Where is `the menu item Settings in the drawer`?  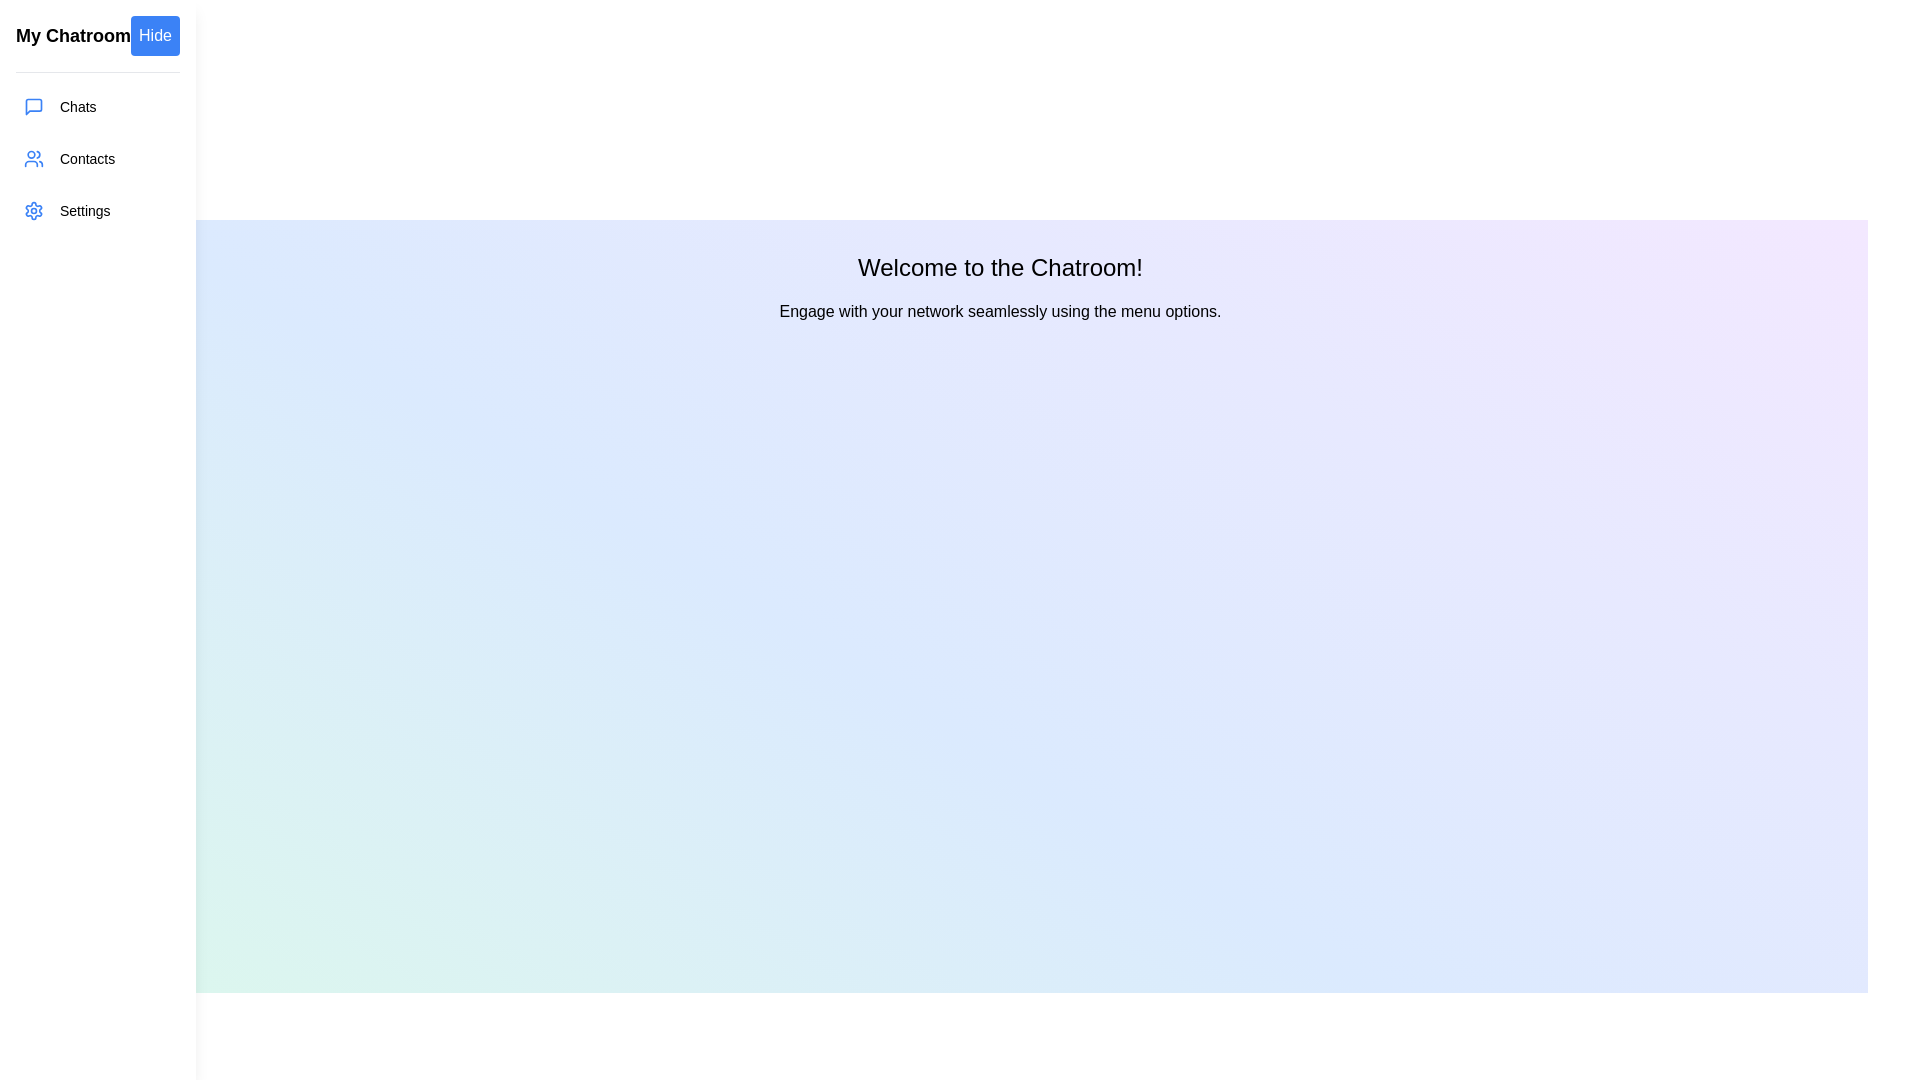 the menu item Settings in the drawer is located at coordinates (95, 211).